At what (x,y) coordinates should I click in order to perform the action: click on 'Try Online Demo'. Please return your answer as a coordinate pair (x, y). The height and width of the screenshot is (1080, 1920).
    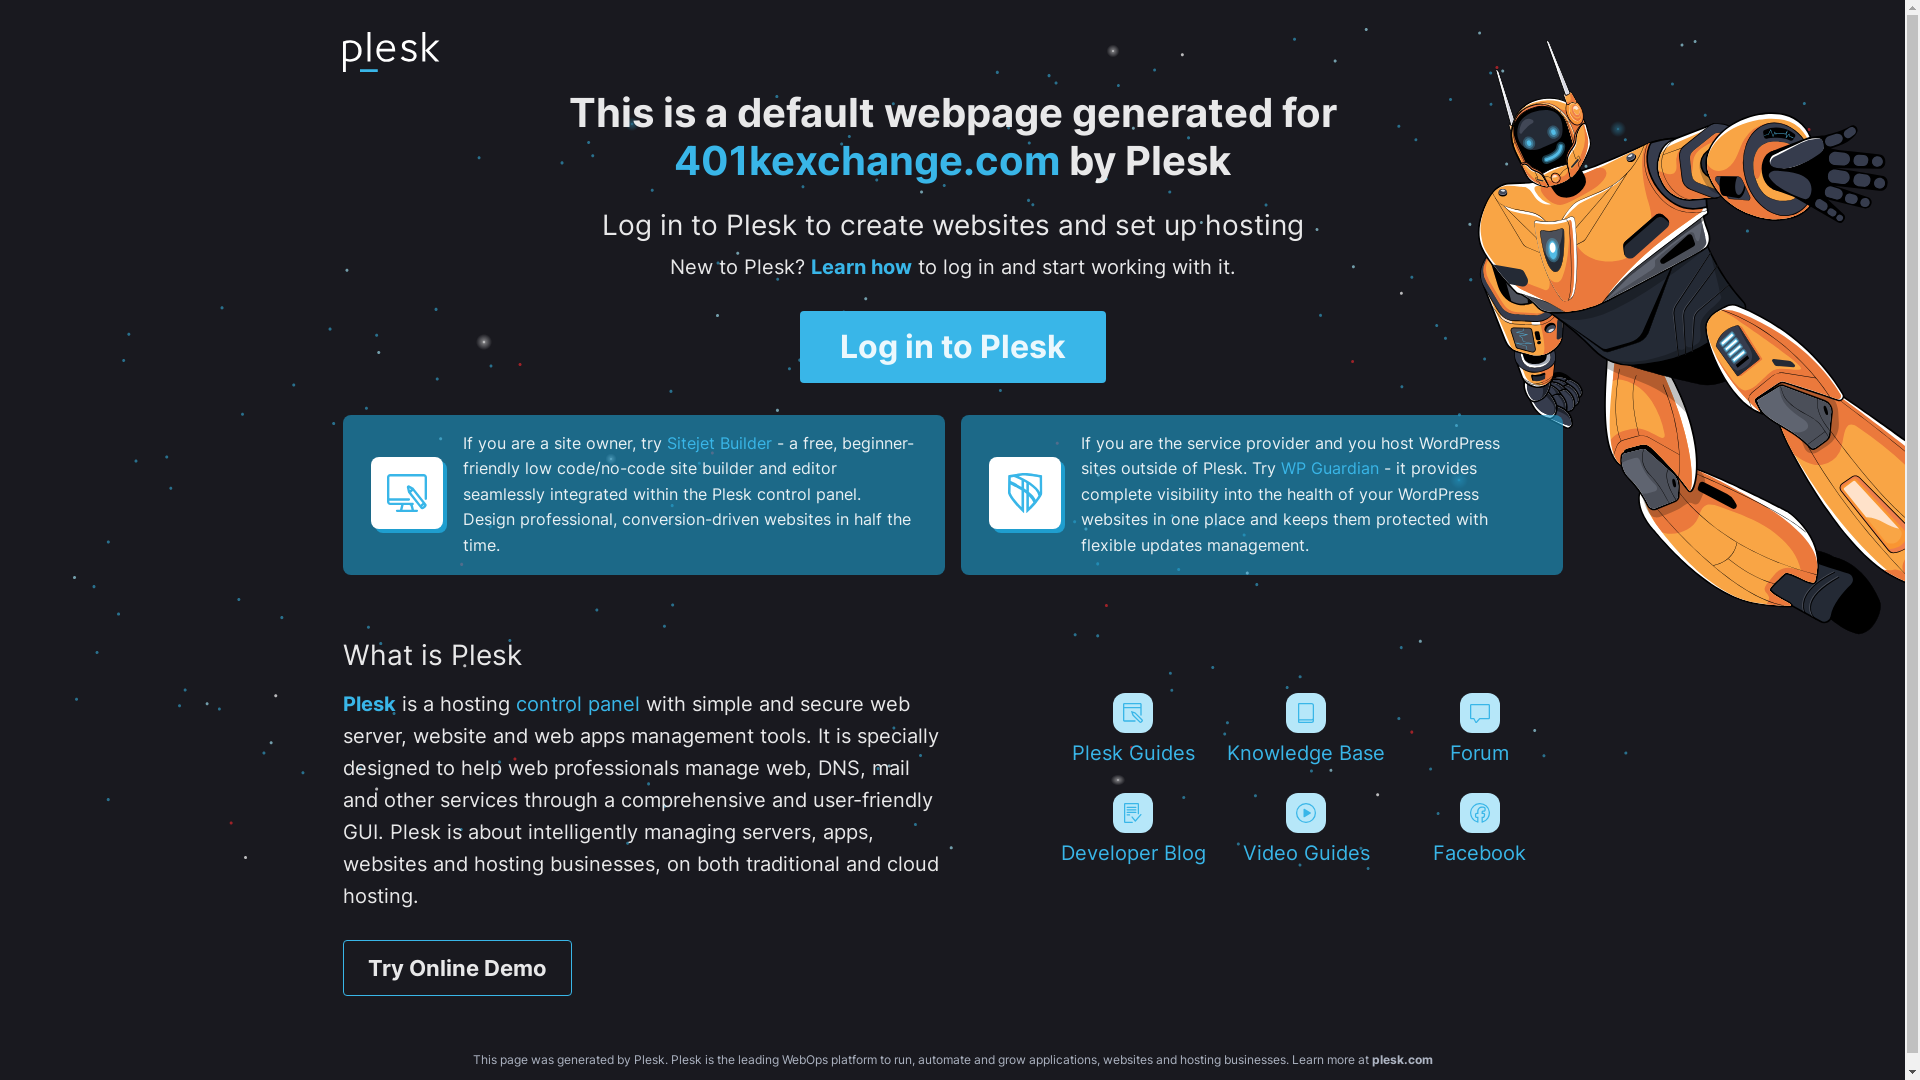
    Looking at the image, I should click on (341, 967).